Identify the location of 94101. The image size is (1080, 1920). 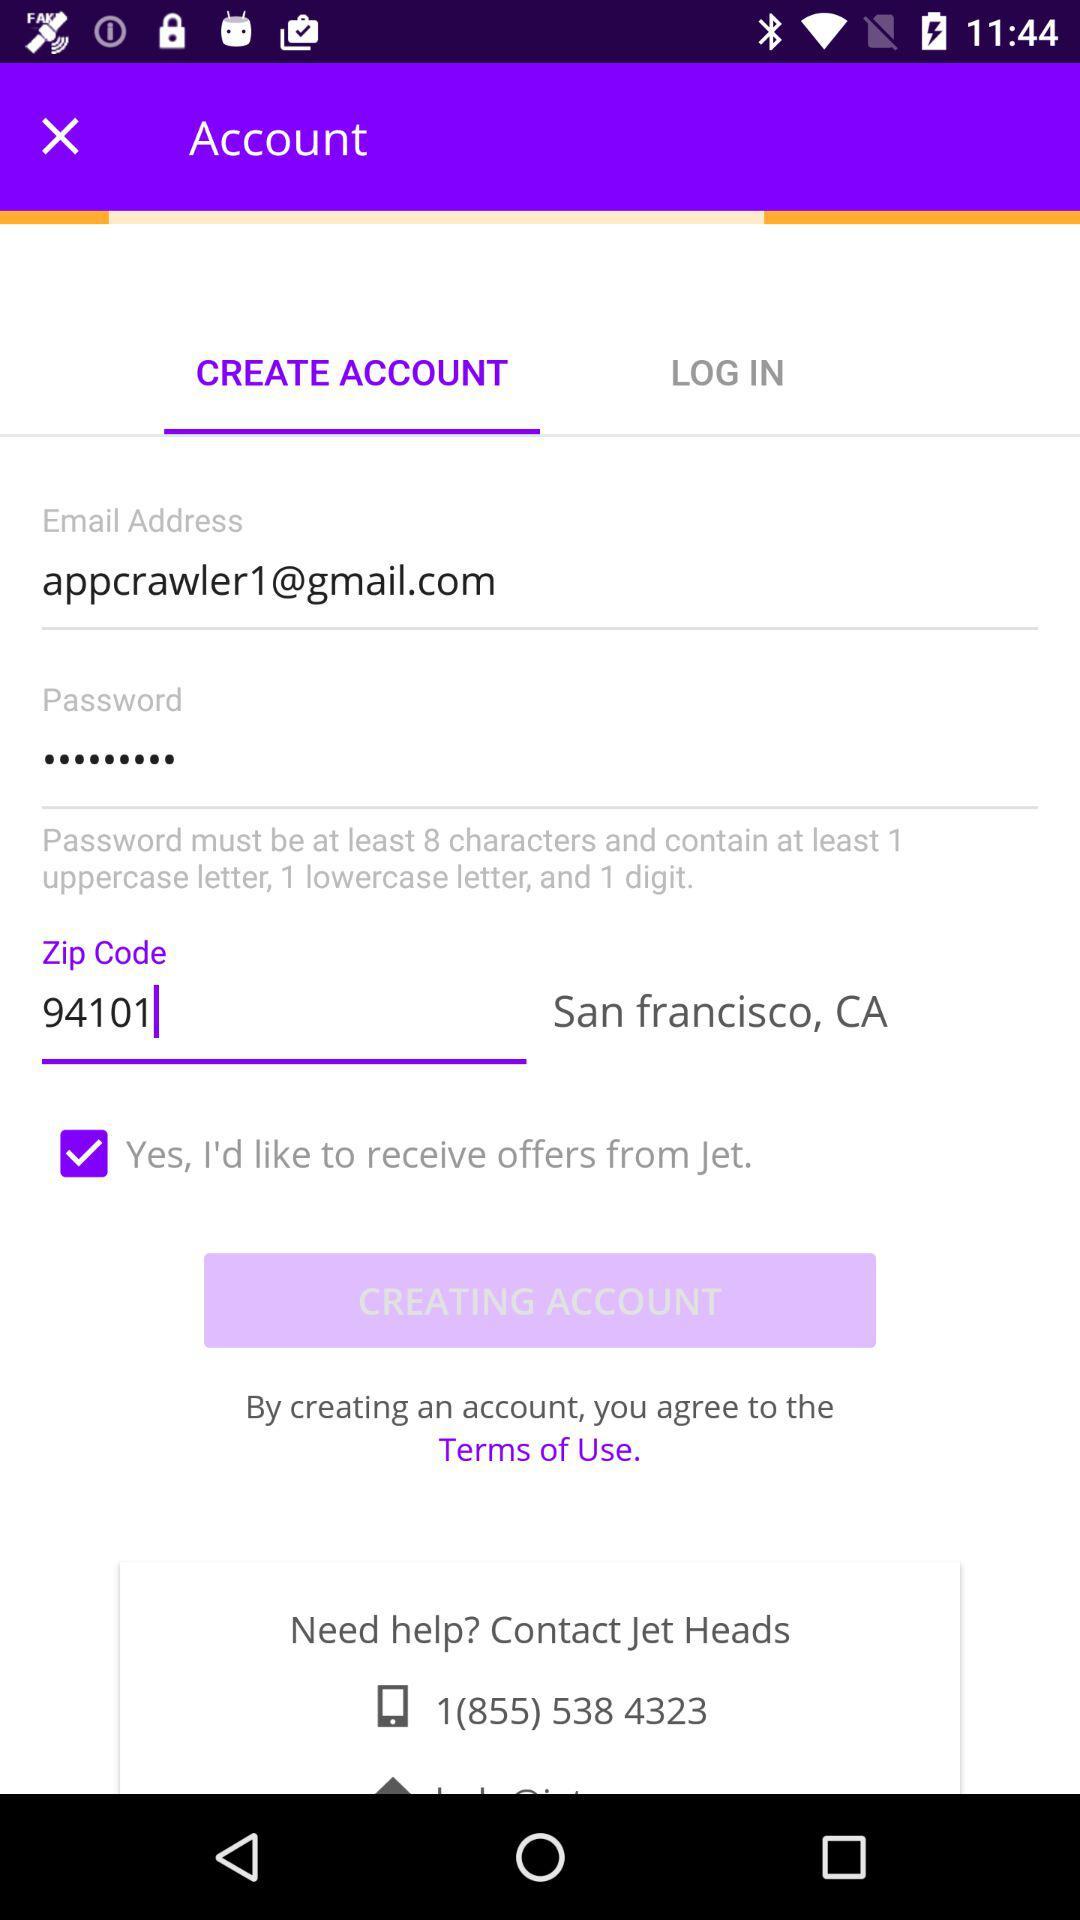
(284, 1006).